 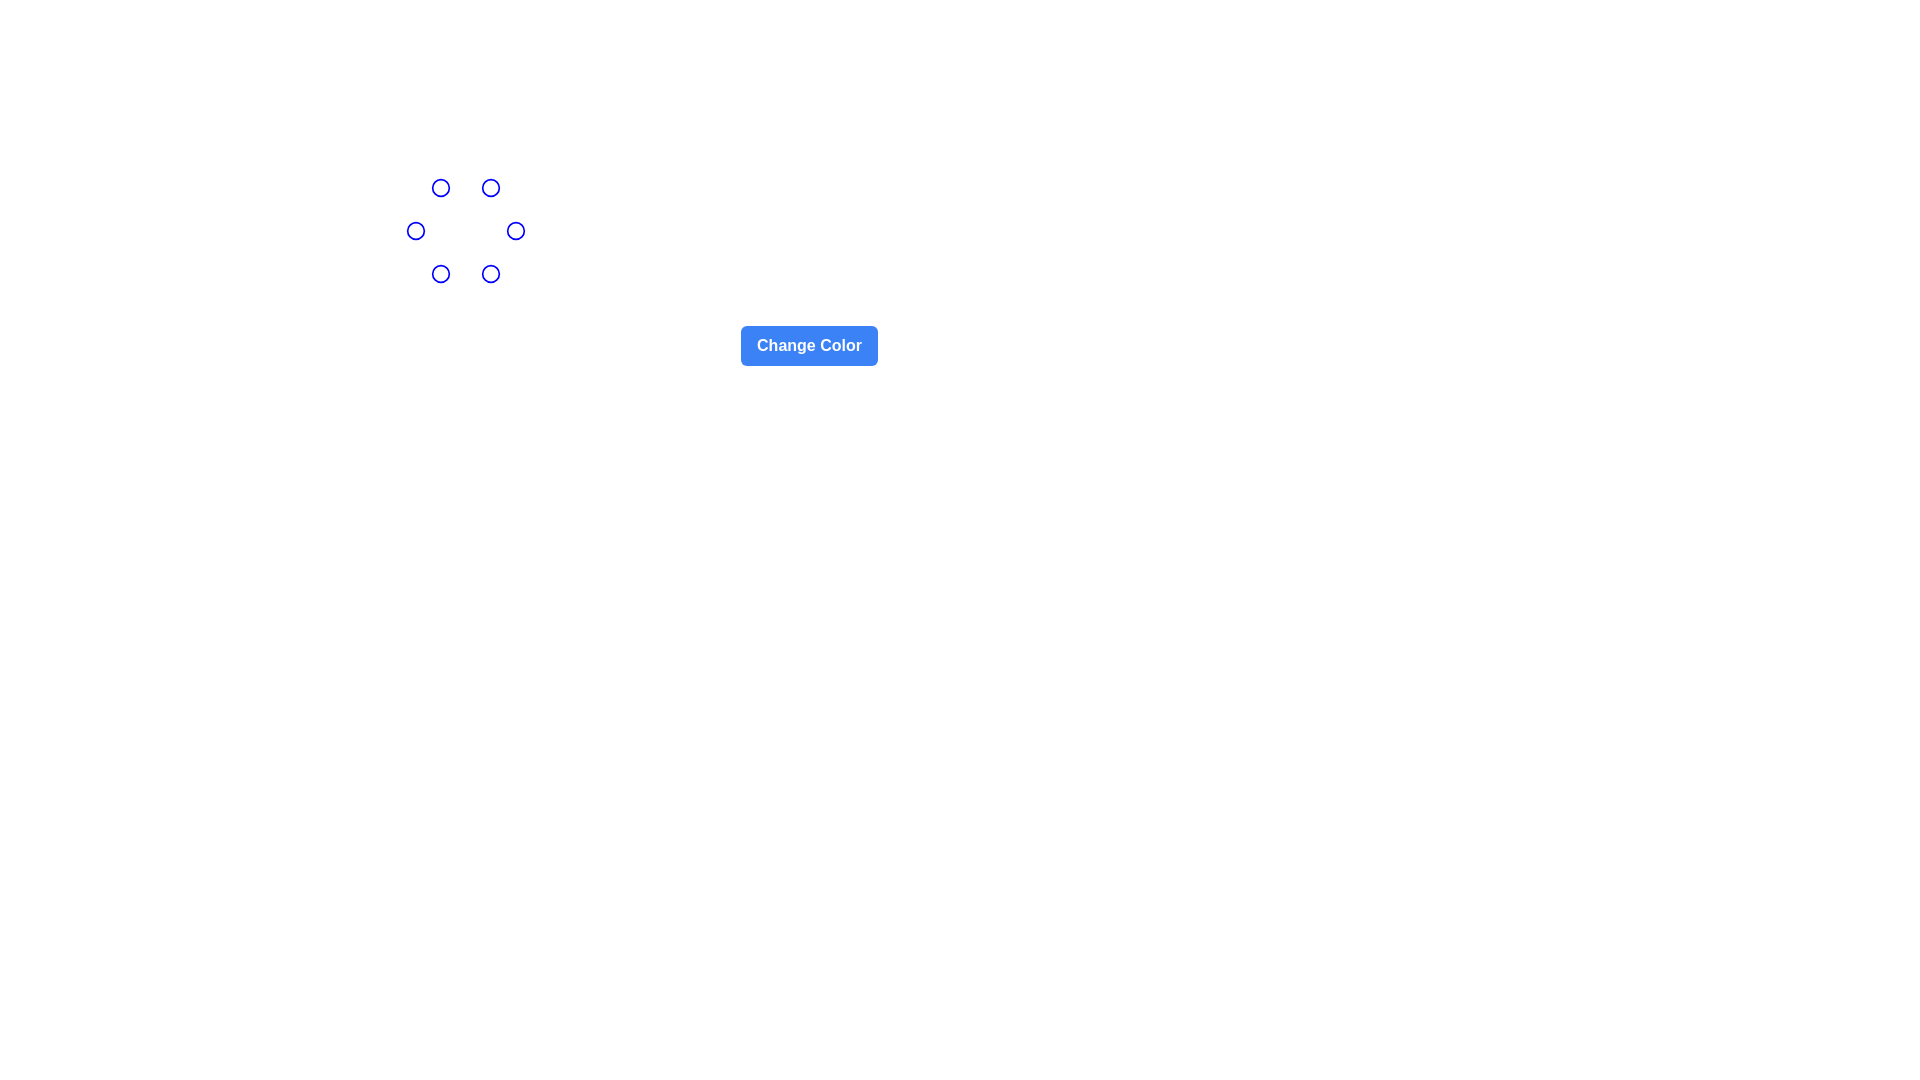 What do you see at coordinates (440, 186) in the screenshot?
I see `the blue-outlined Decorative Circle located at the top-left area of the interface, which is the first element among similarly styled circles` at bounding box center [440, 186].